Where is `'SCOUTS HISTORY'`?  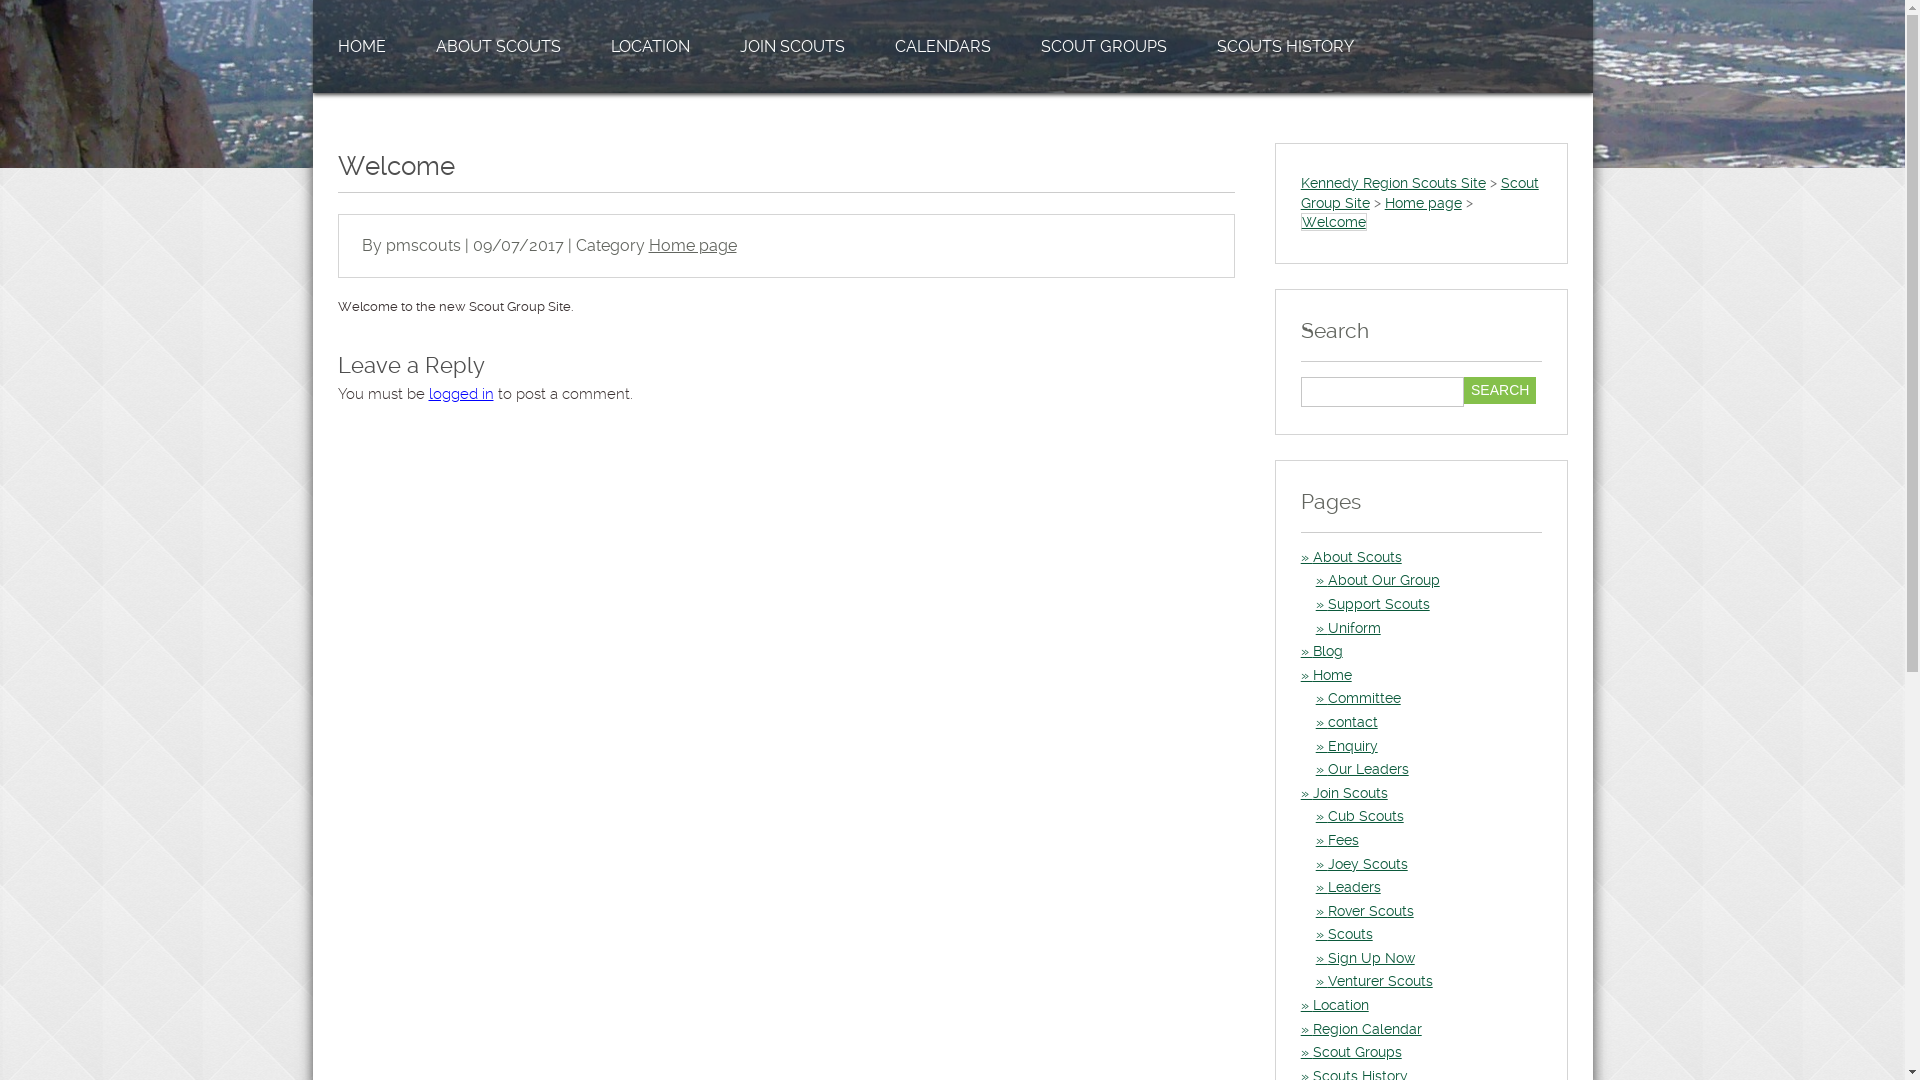
'SCOUTS HISTORY' is located at coordinates (1285, 45).